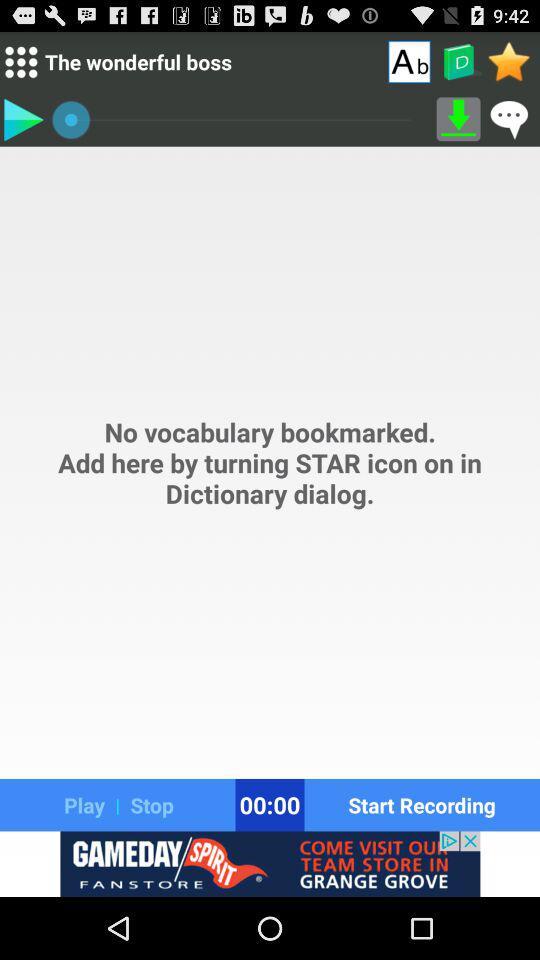 The height and width of the screenshot is (960, 540). I want to click on the file_download icon, so click(458, 126).